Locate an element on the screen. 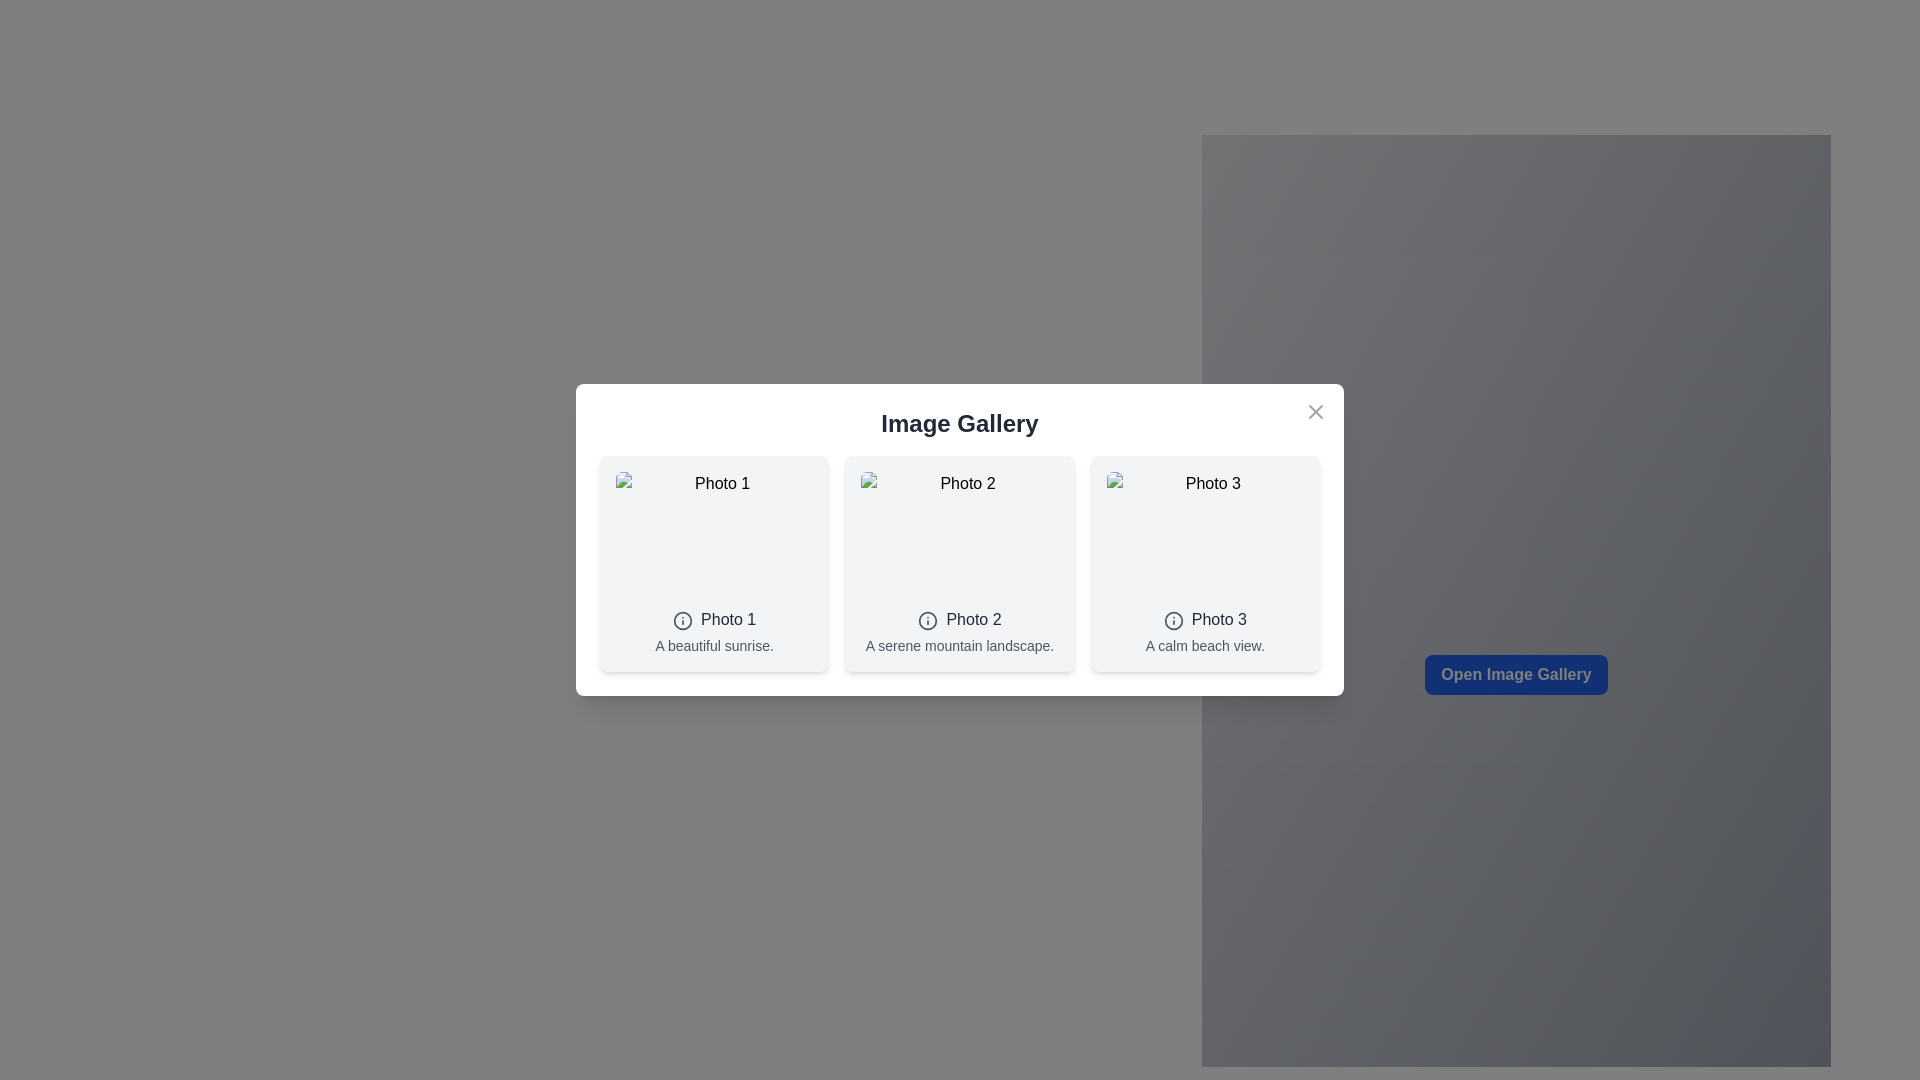  the image placeholder labeled 'Photo 3' is located at coordinates (1204, 535).